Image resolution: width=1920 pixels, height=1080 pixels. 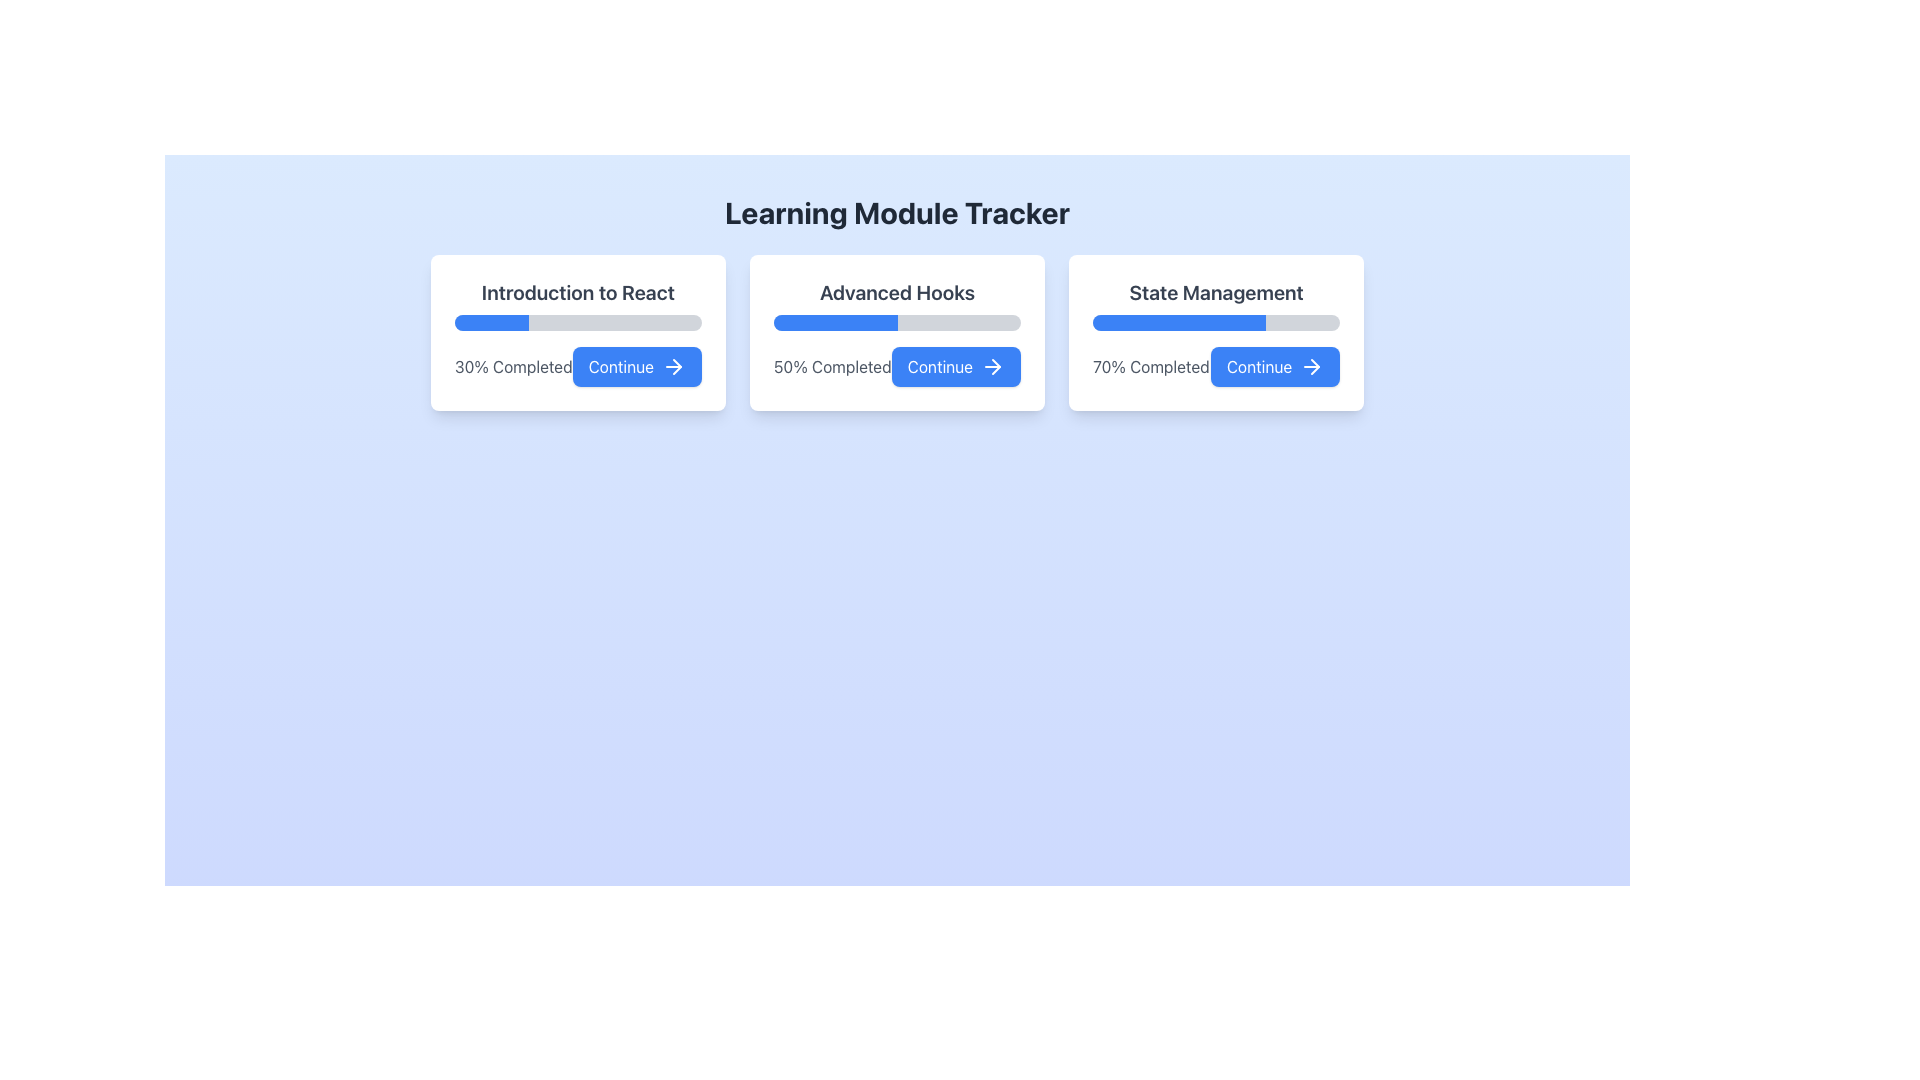 I want to click on the text label that indicates the completion percentage of the related module, located to the left of the 'Continue' button in the 'State Management' module, so click(x=1151, y=366).